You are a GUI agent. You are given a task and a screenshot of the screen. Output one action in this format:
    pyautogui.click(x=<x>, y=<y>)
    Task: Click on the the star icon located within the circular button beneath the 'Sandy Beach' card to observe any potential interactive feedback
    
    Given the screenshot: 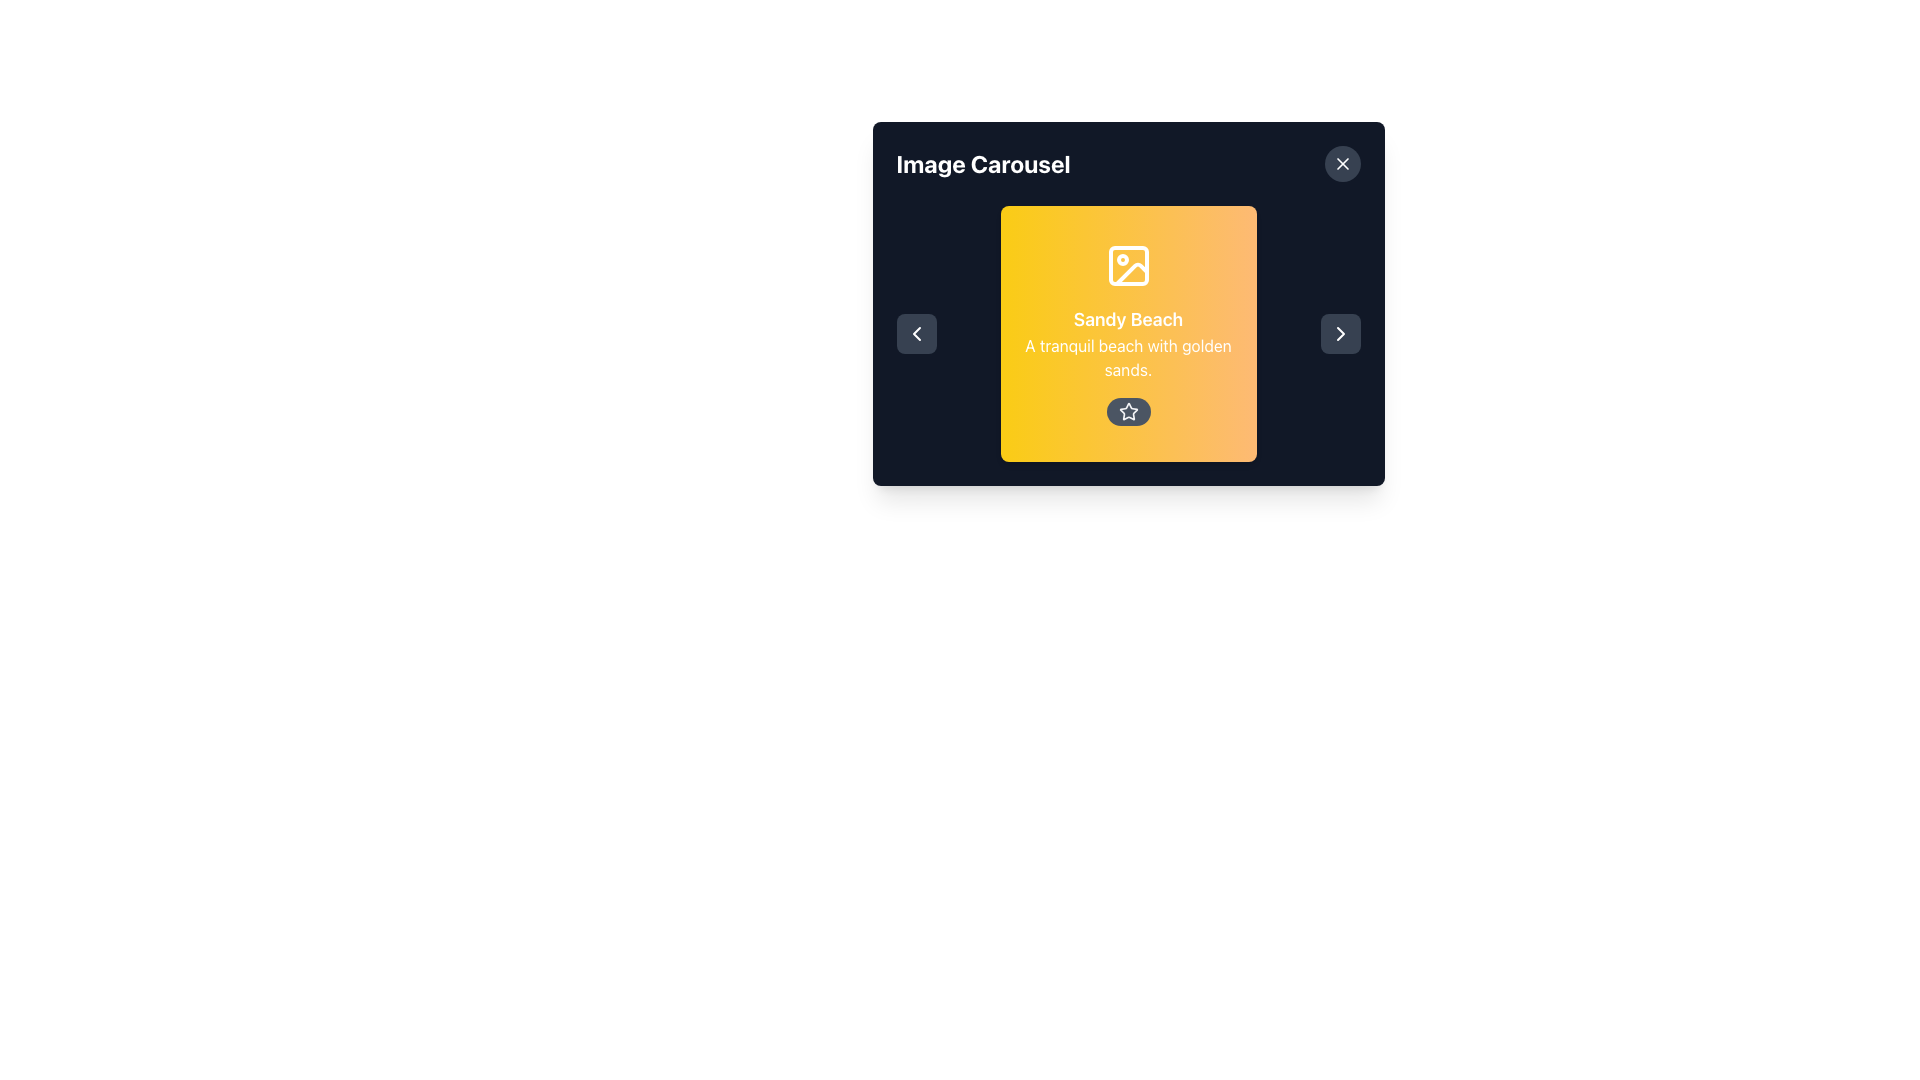 What is the action you would take?
    pyautogui.click(x=1128, y=411)
    